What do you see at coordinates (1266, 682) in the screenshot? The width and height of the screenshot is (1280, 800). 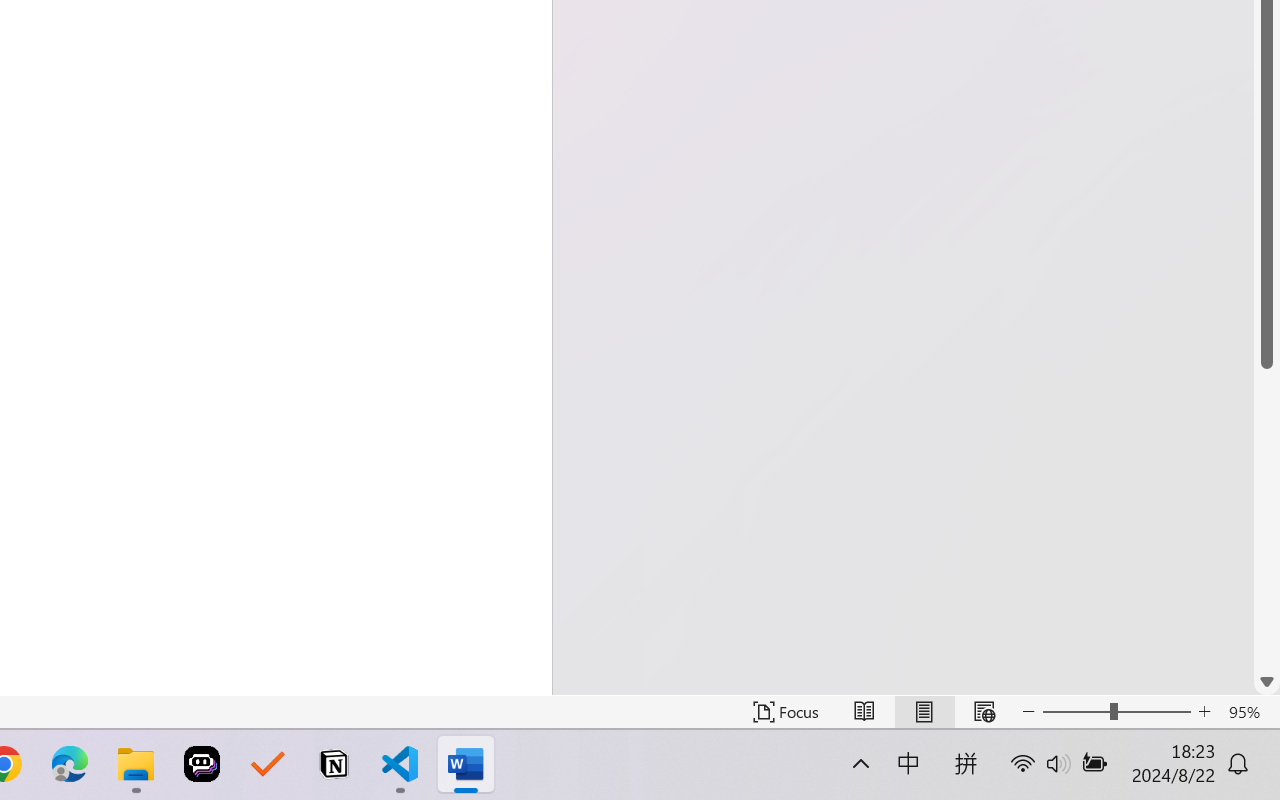 I see `'Line down'` at bounding box center [1266, 682].